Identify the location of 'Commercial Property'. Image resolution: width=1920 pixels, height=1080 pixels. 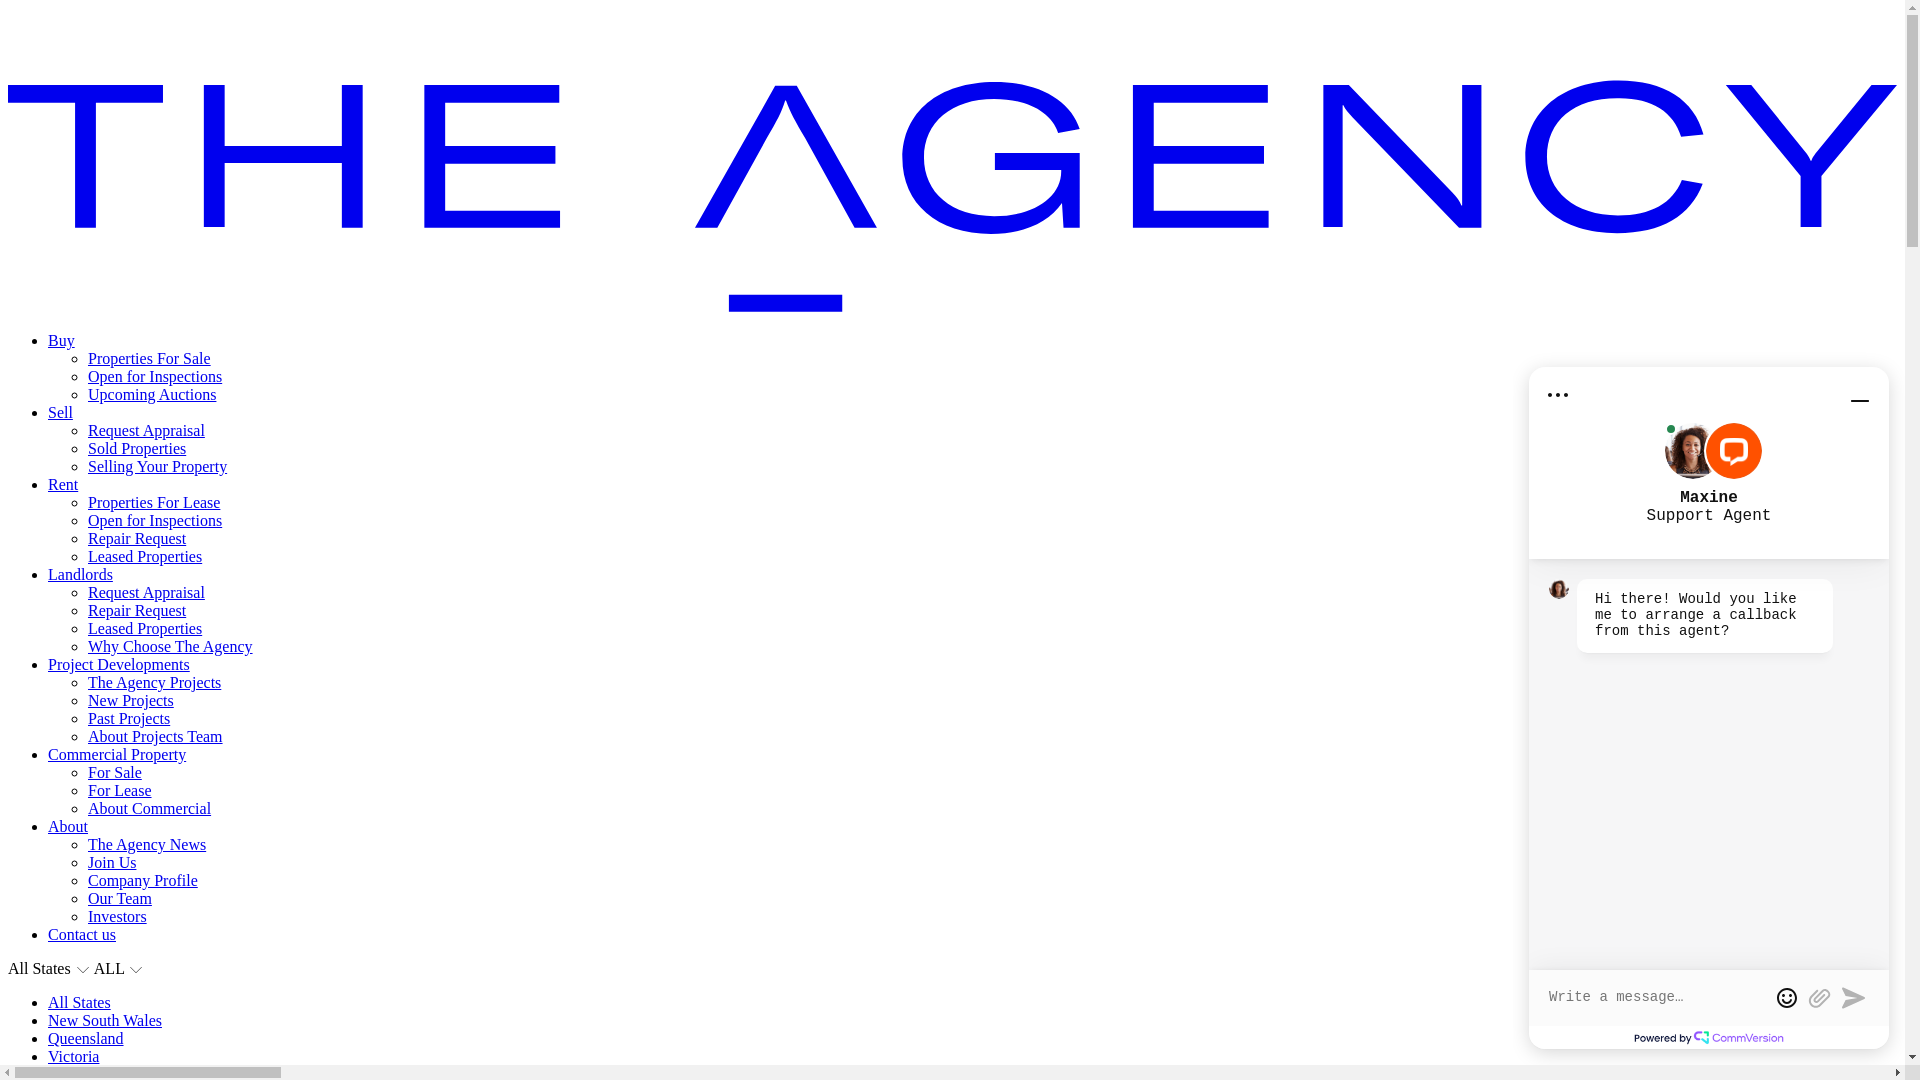
(115, 754).